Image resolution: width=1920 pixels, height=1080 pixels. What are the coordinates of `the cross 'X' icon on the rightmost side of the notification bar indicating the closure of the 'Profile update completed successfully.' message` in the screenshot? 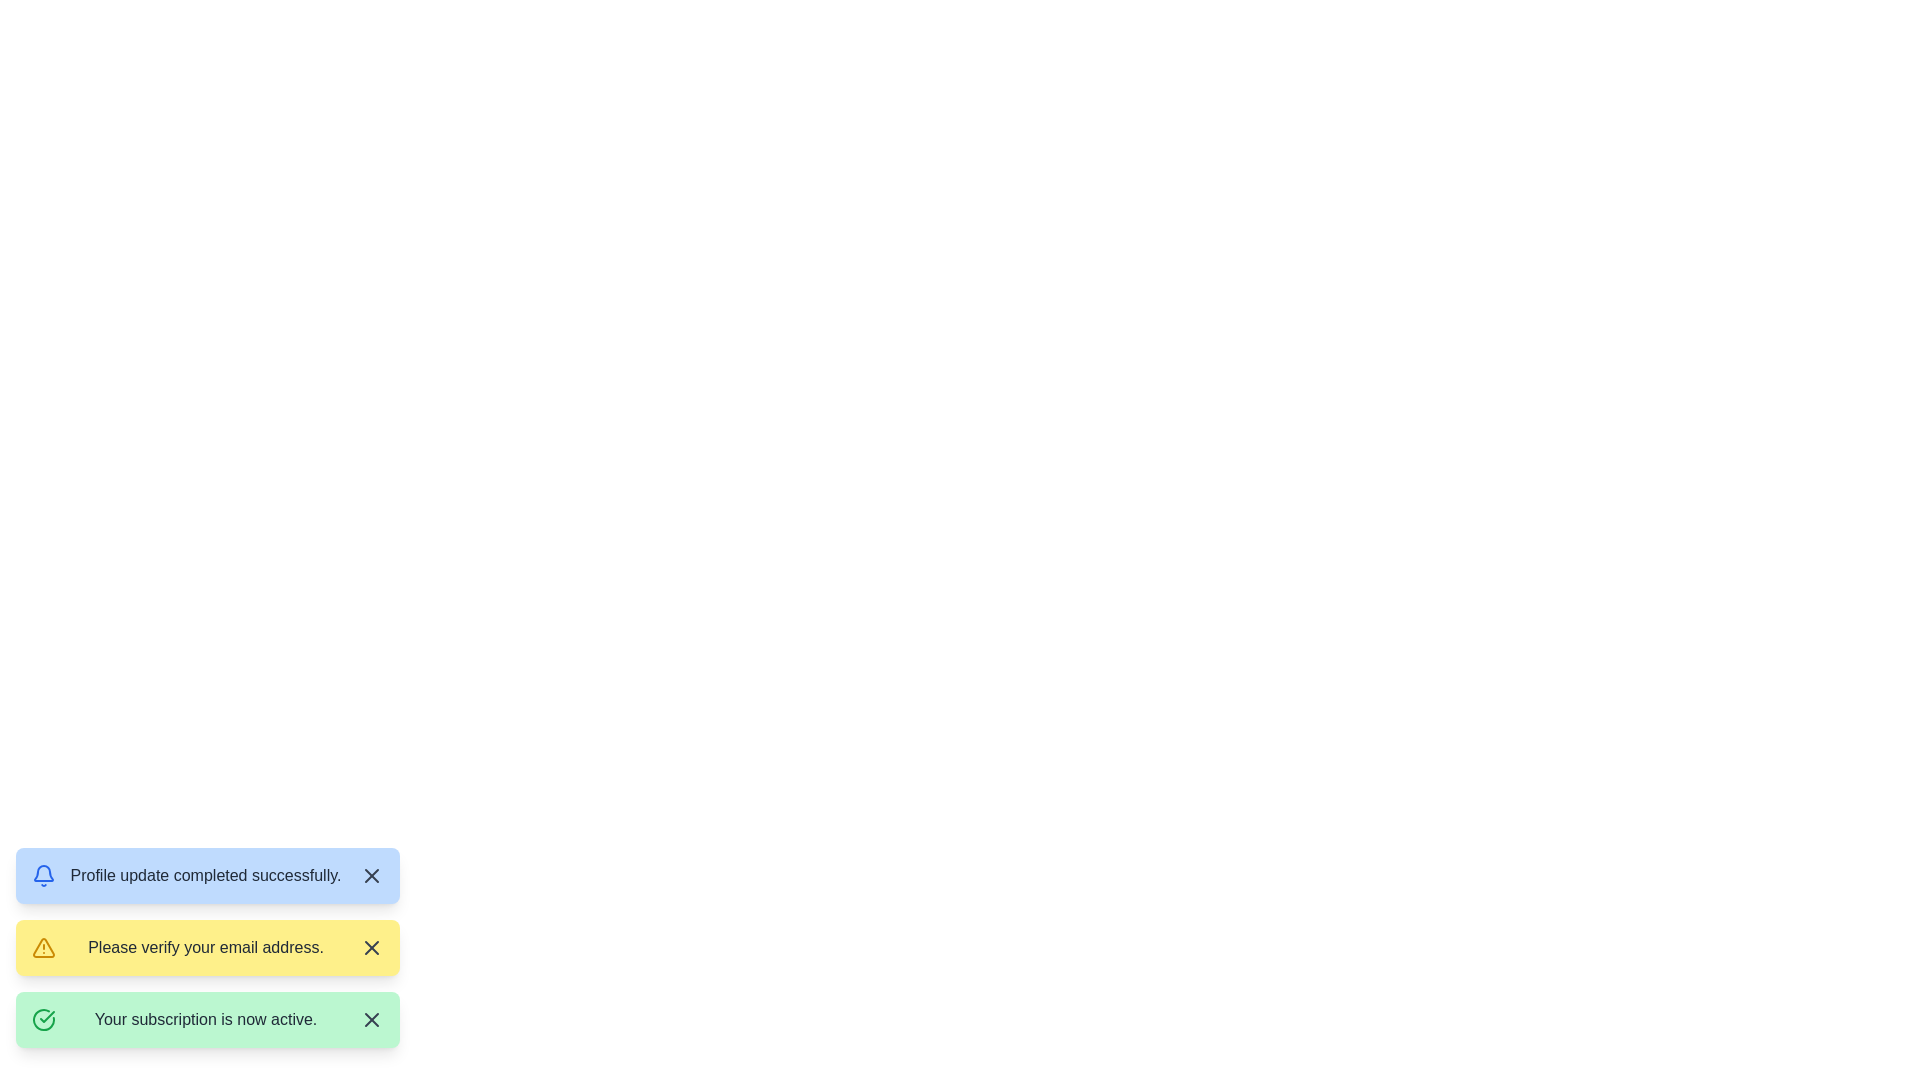 It's located at (372, 874).